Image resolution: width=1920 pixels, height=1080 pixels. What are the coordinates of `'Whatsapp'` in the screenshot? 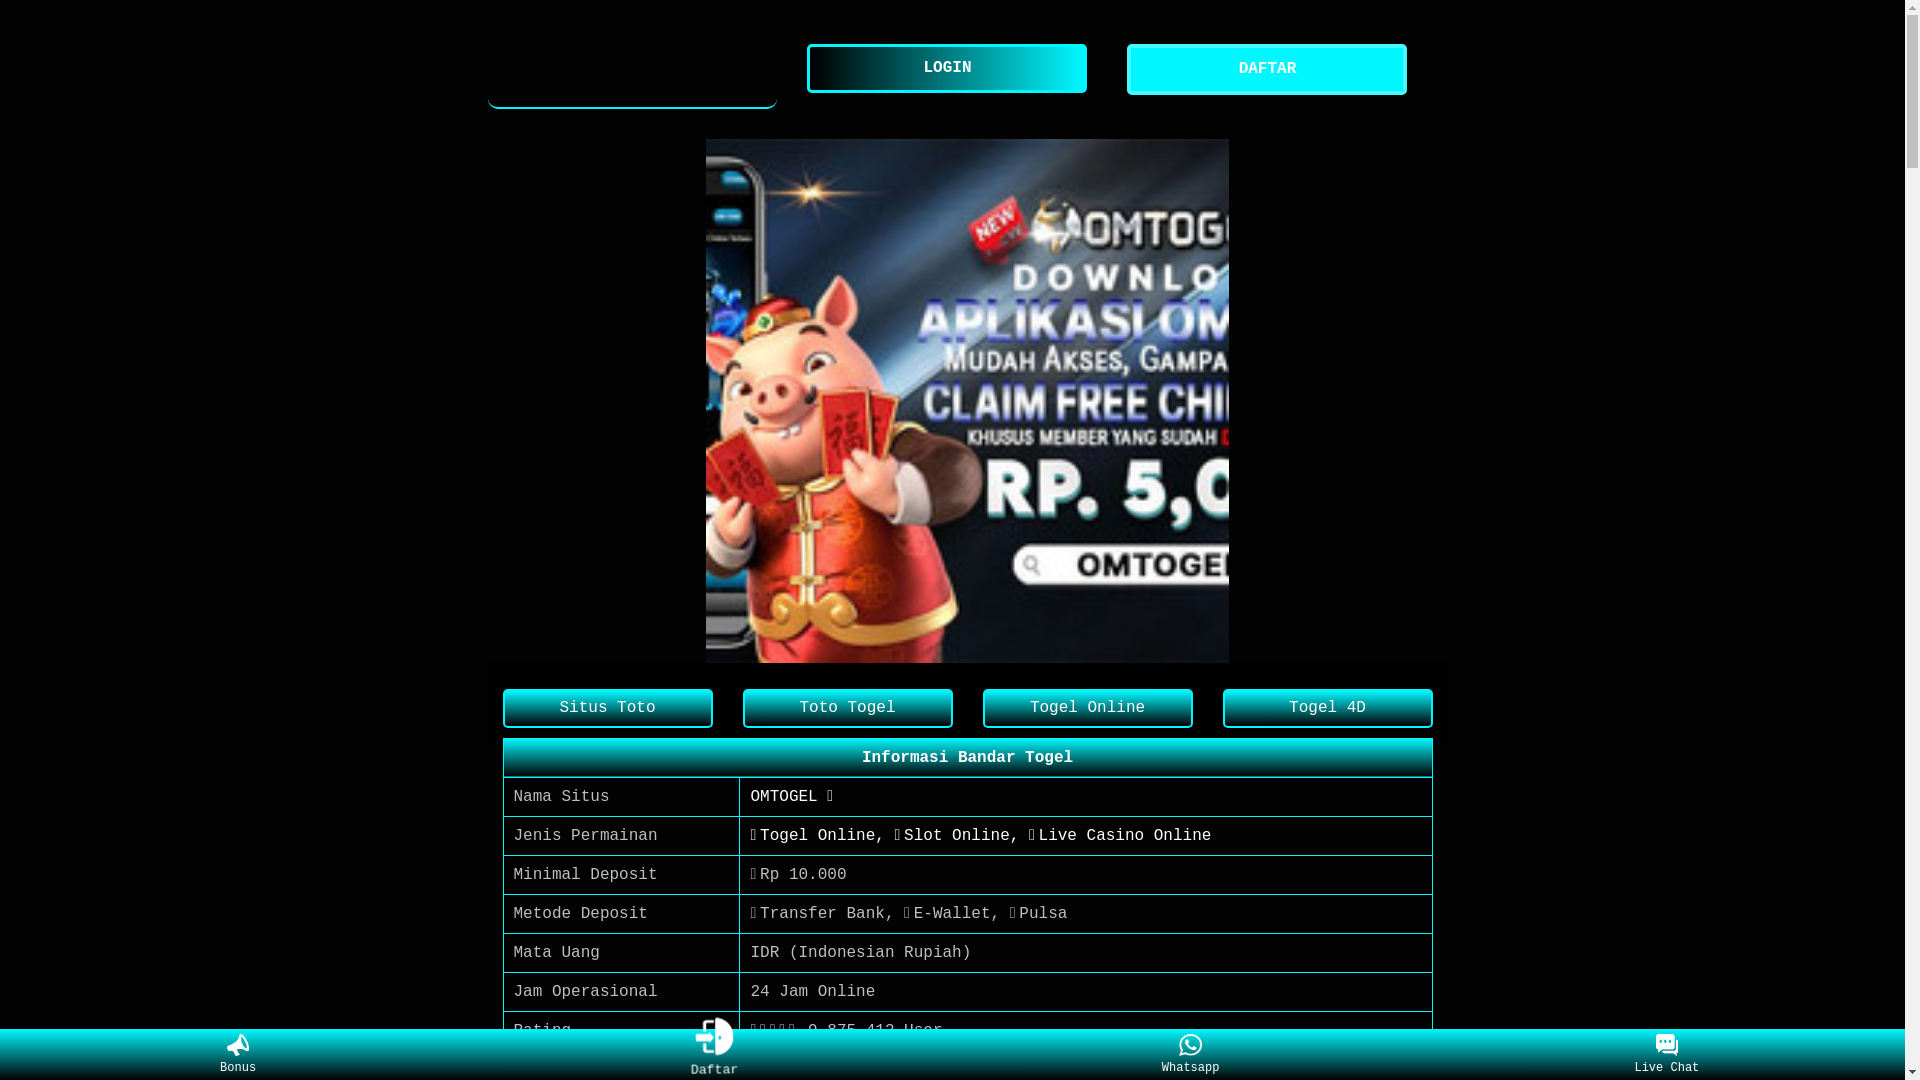 It's located at (1152, 1054).